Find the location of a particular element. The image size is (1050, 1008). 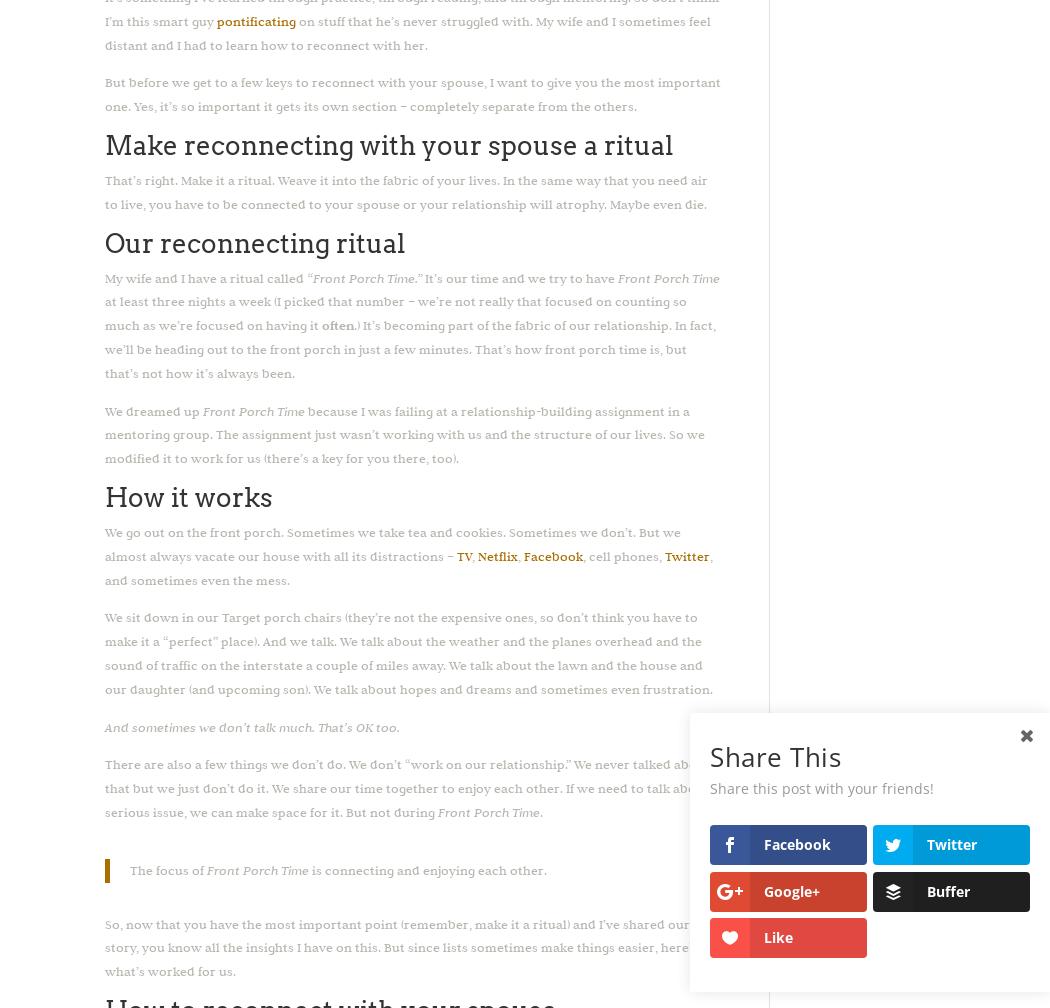

'Like' is located at coordinates (778, 937).